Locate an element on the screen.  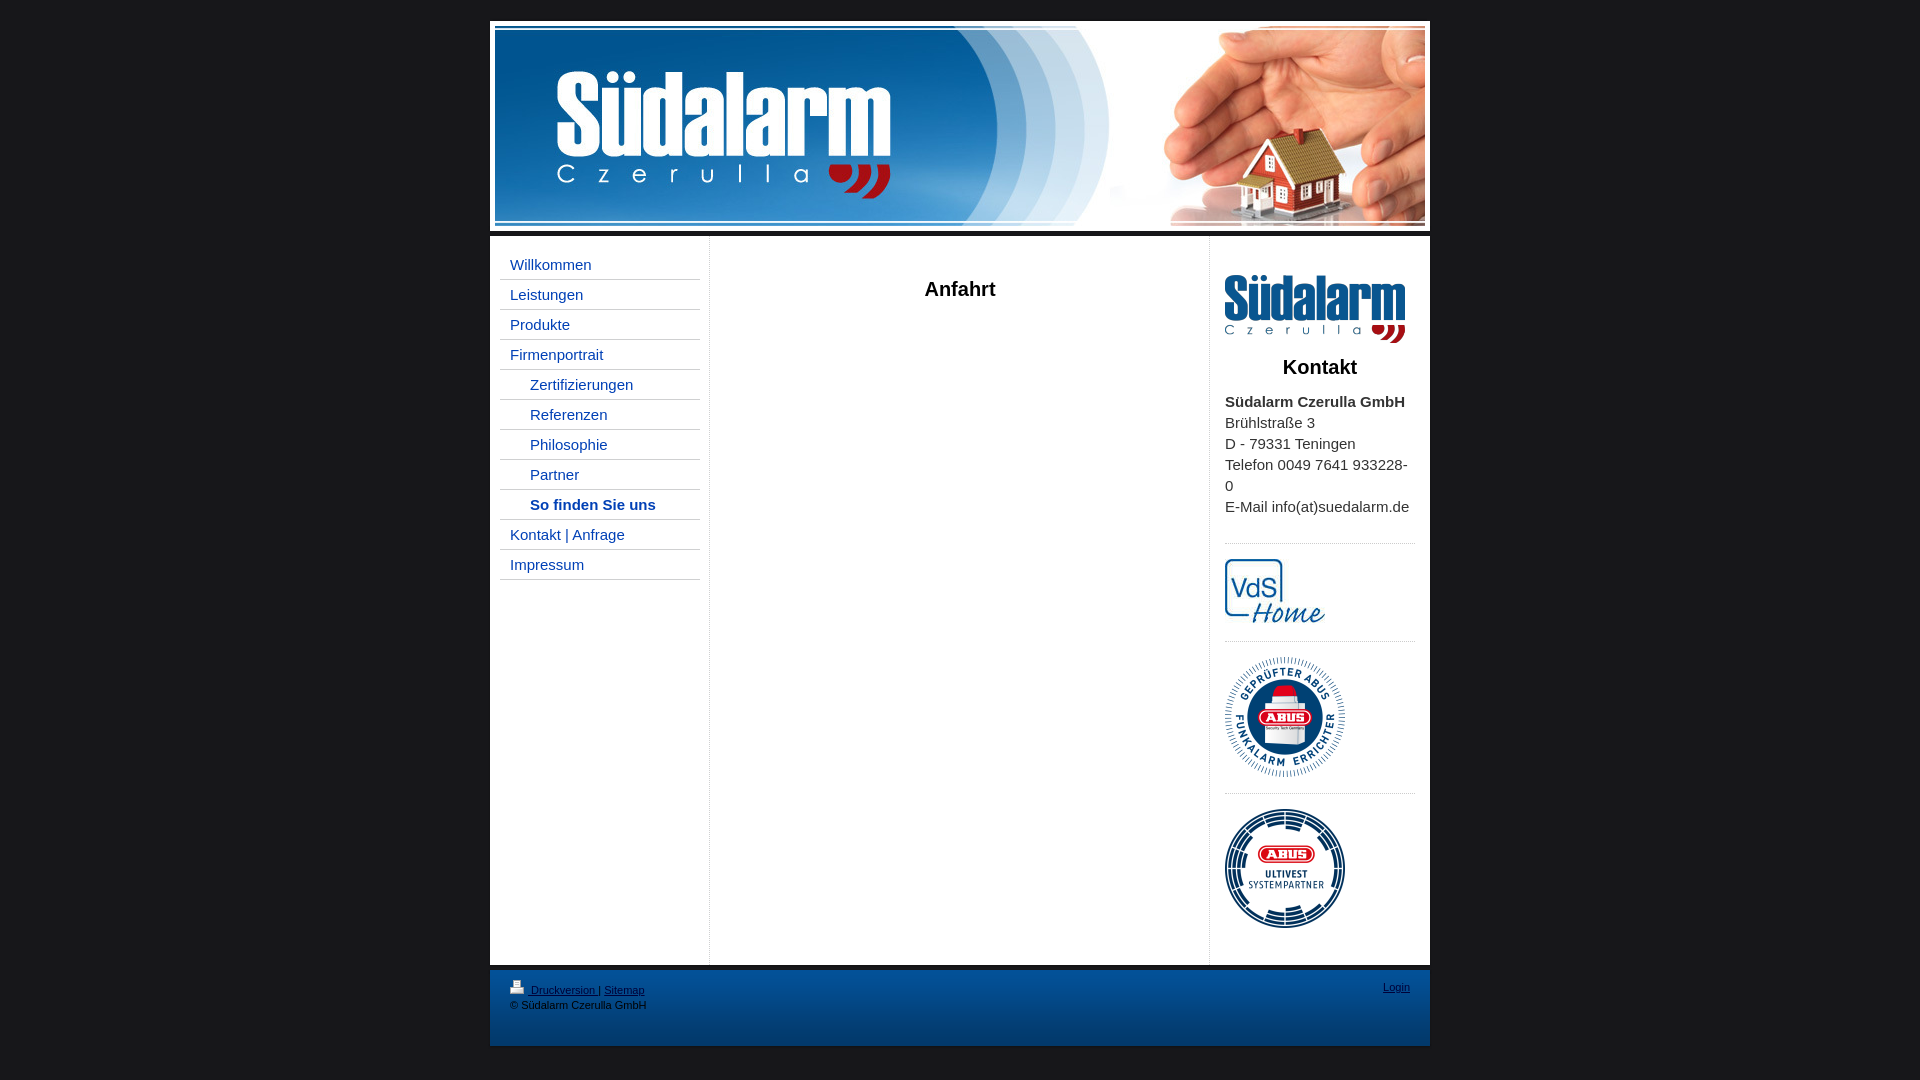
'Partner' is located at coordinates (599, 474).